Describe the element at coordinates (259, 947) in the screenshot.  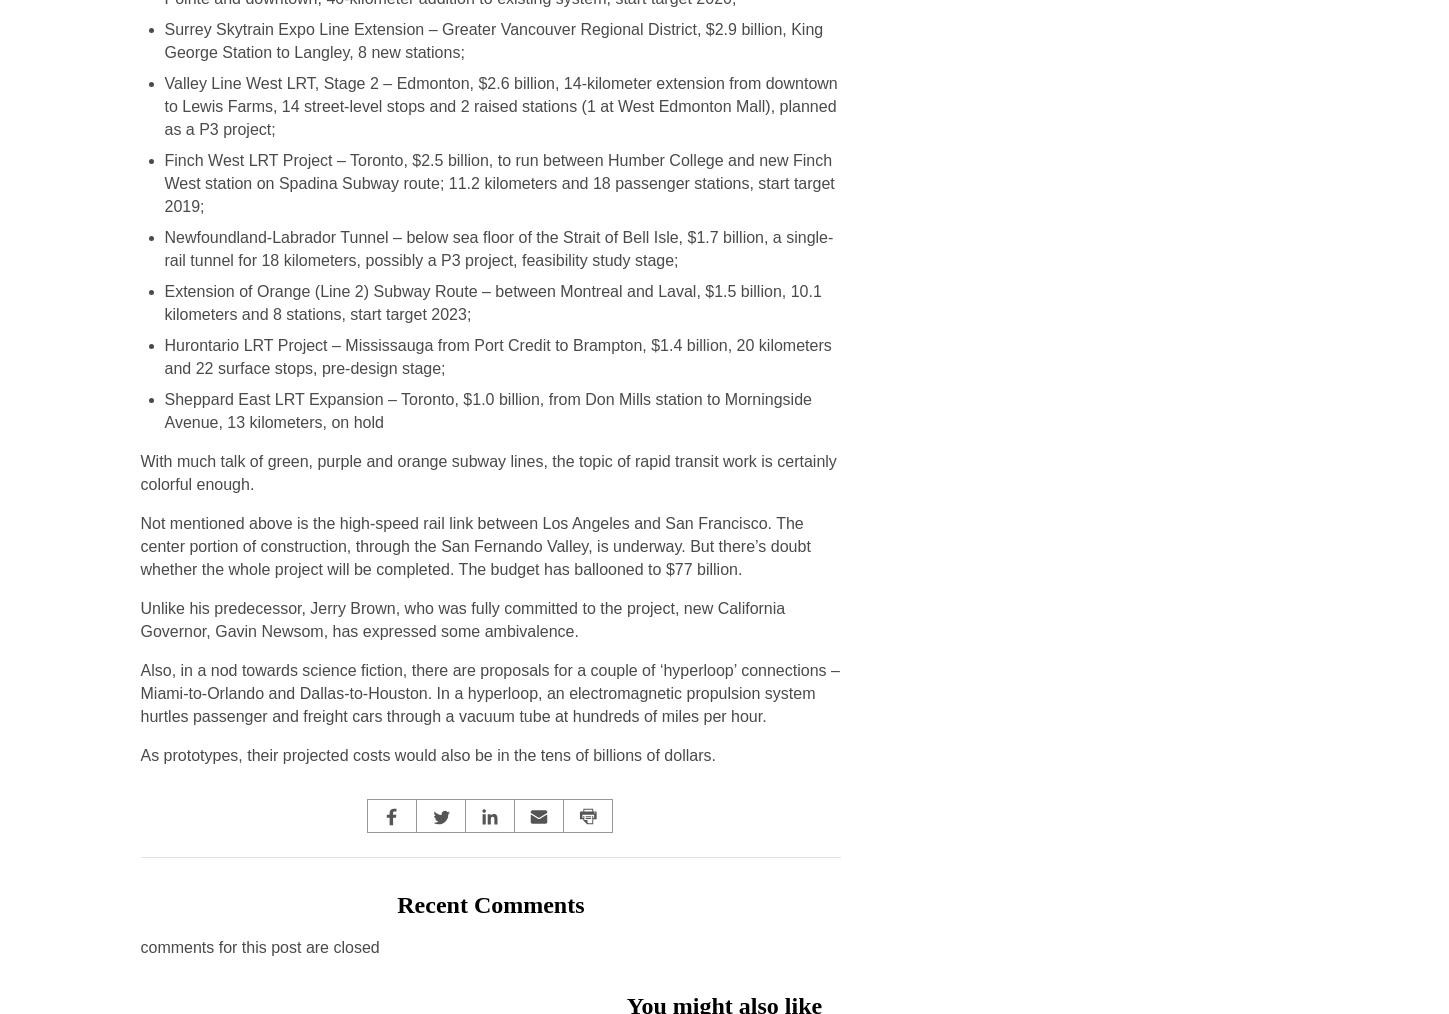
I see `'comments for this post are closed'` at that location.